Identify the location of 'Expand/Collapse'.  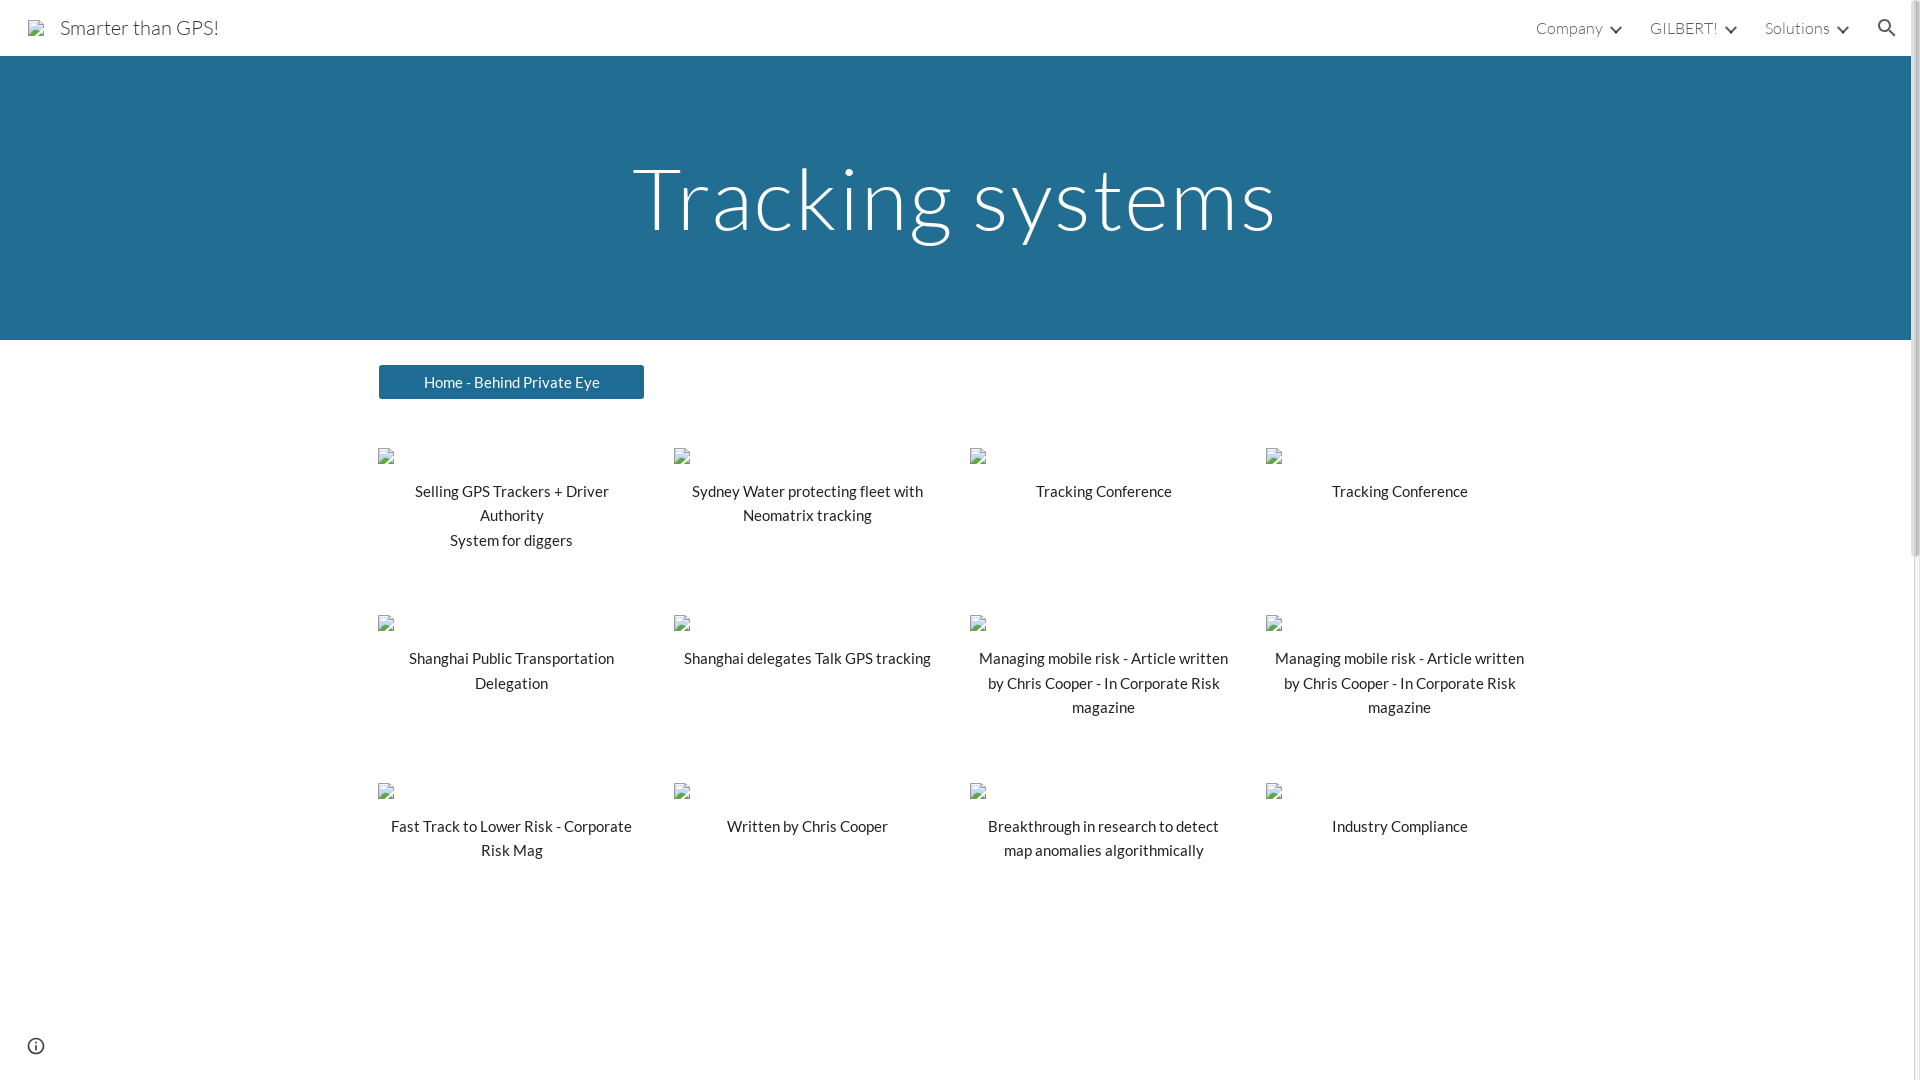
(1833, 27).